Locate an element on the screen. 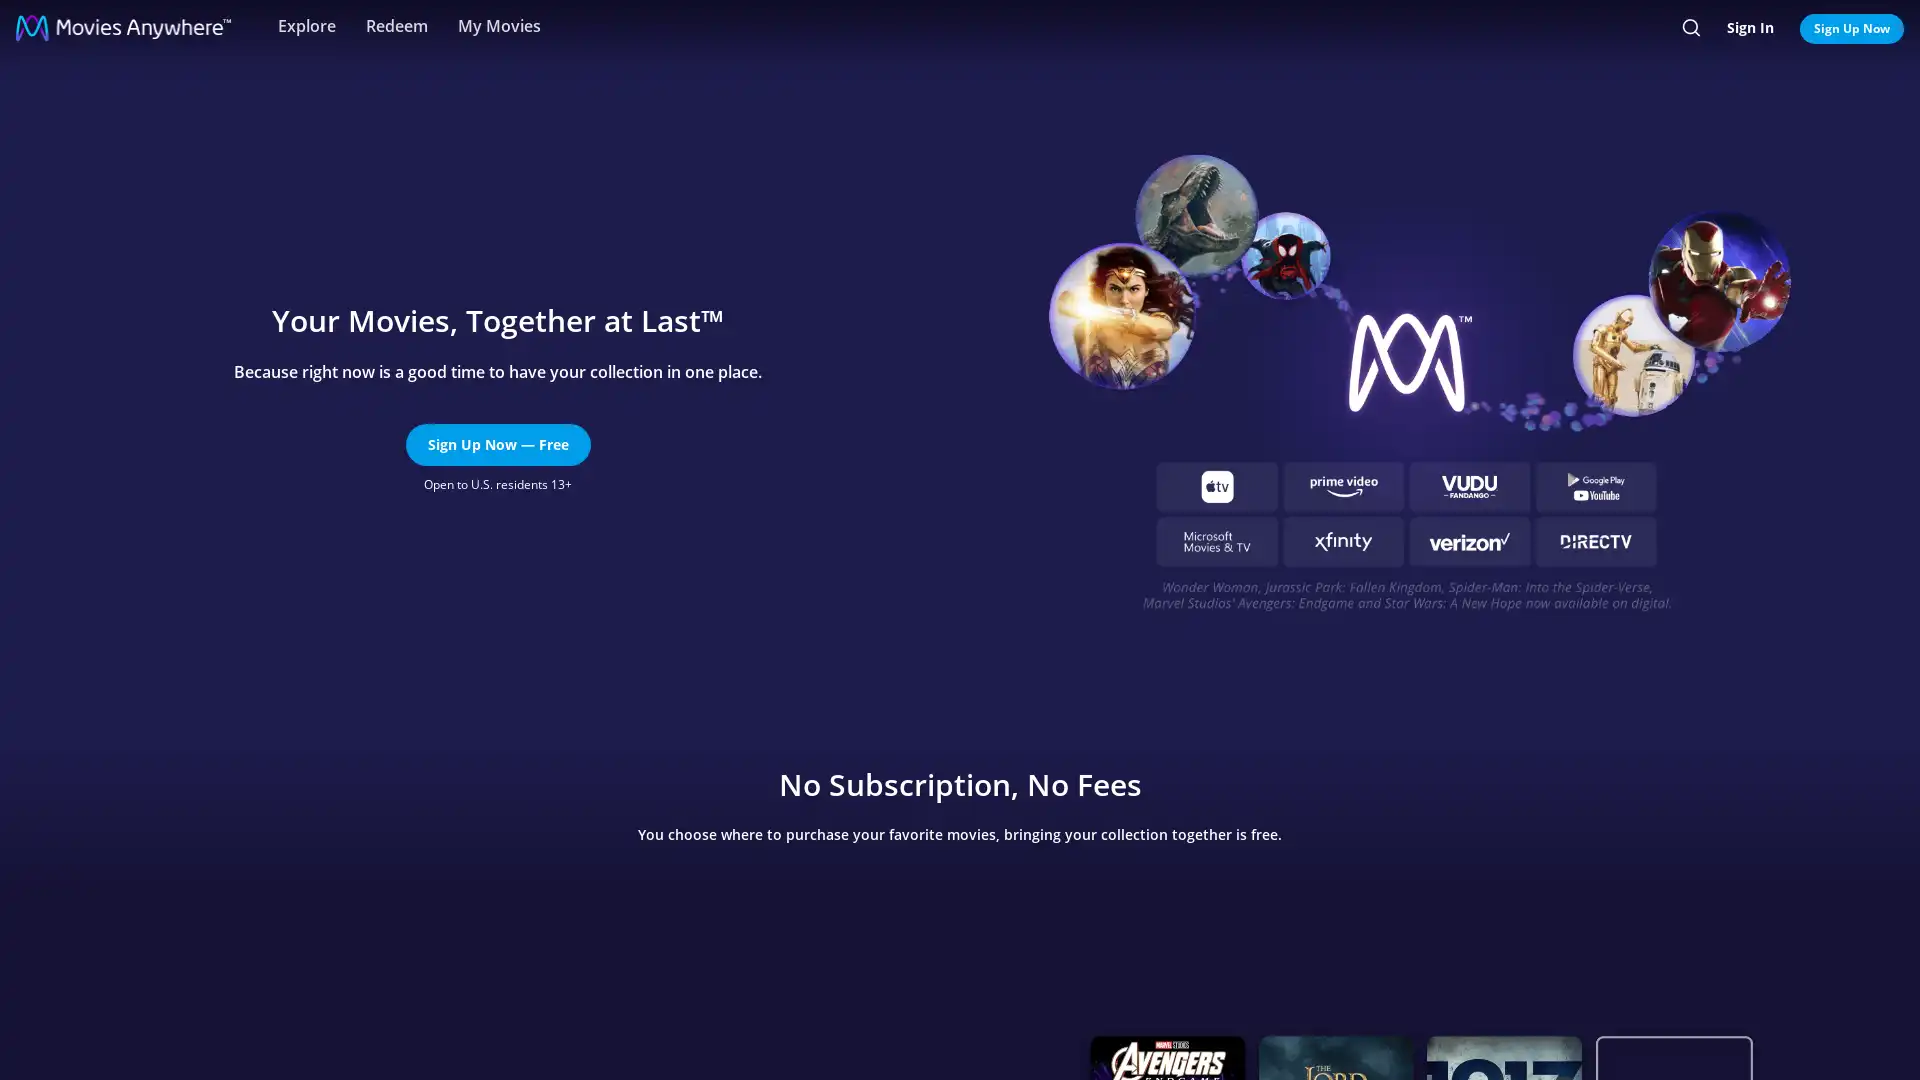  Search is located at coordinates (1690, 27).